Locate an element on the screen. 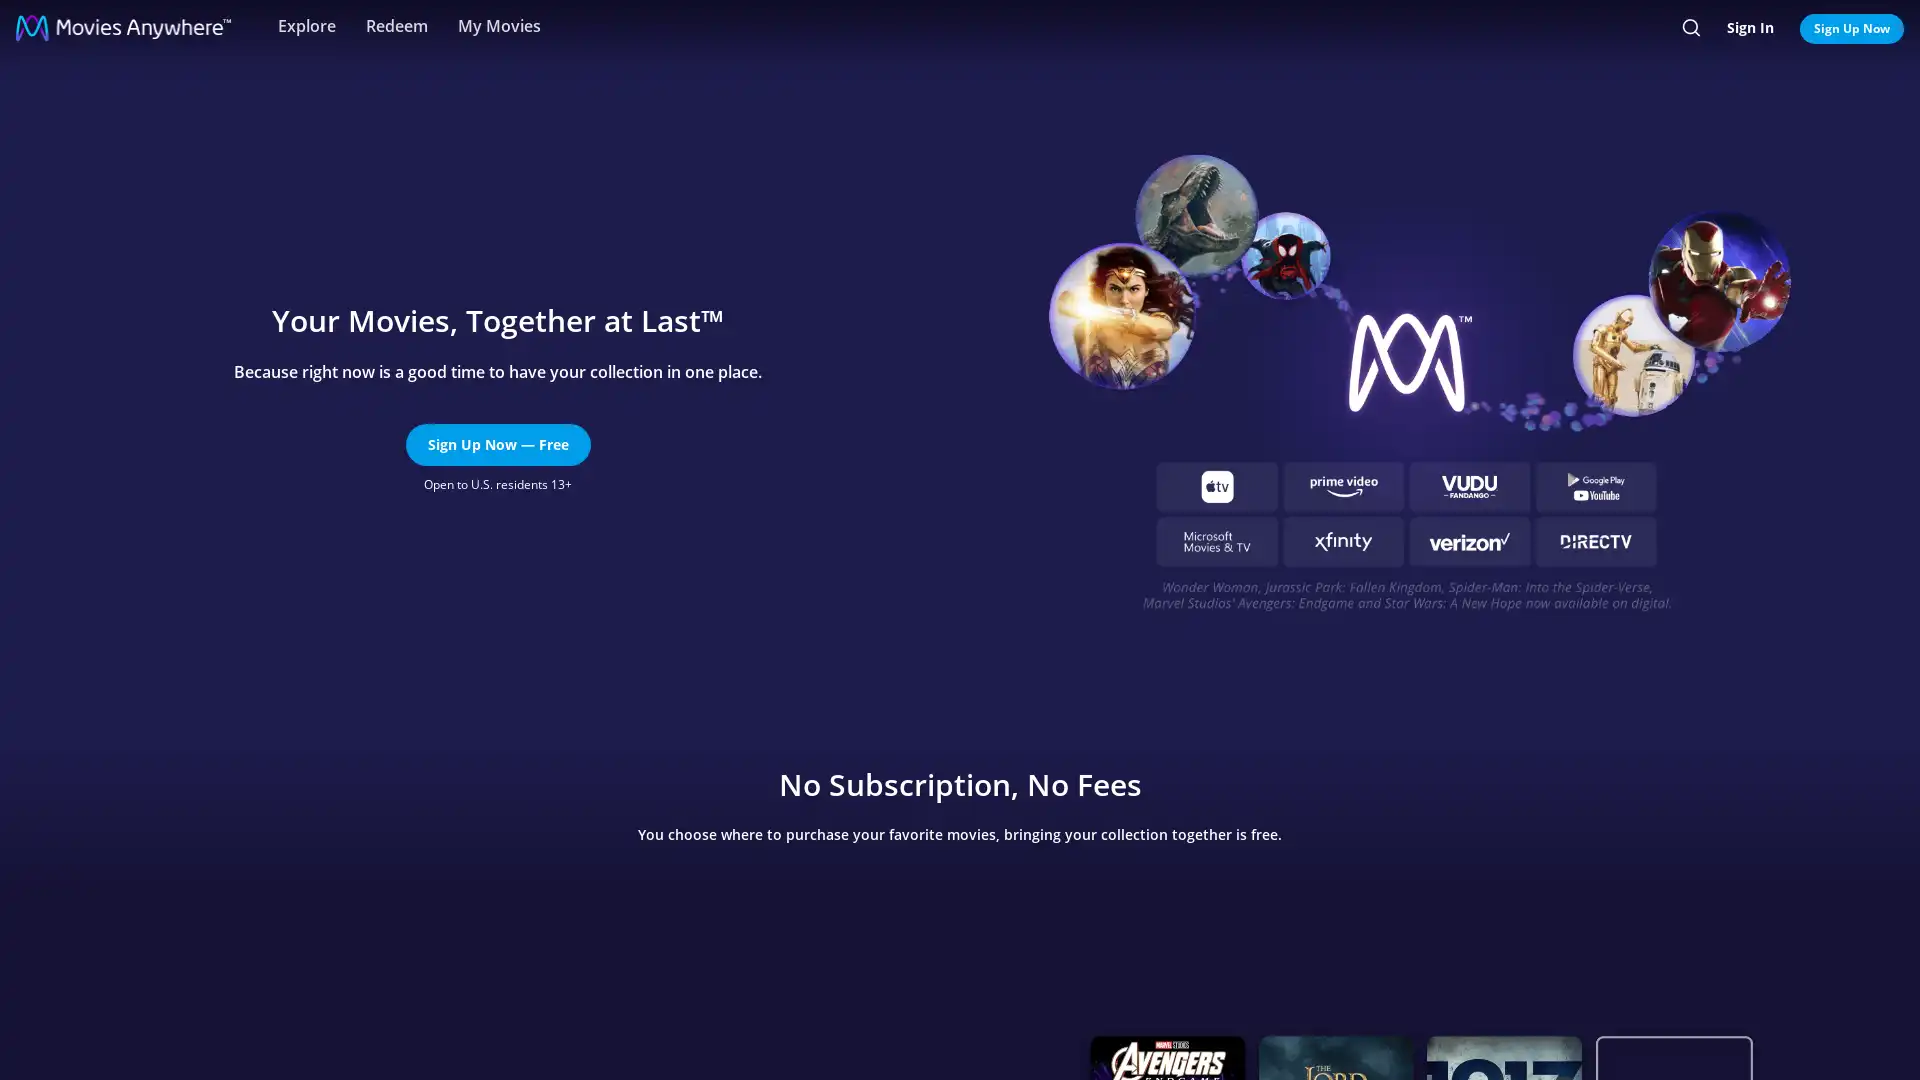  Search is located at coordinates (1690, 27).